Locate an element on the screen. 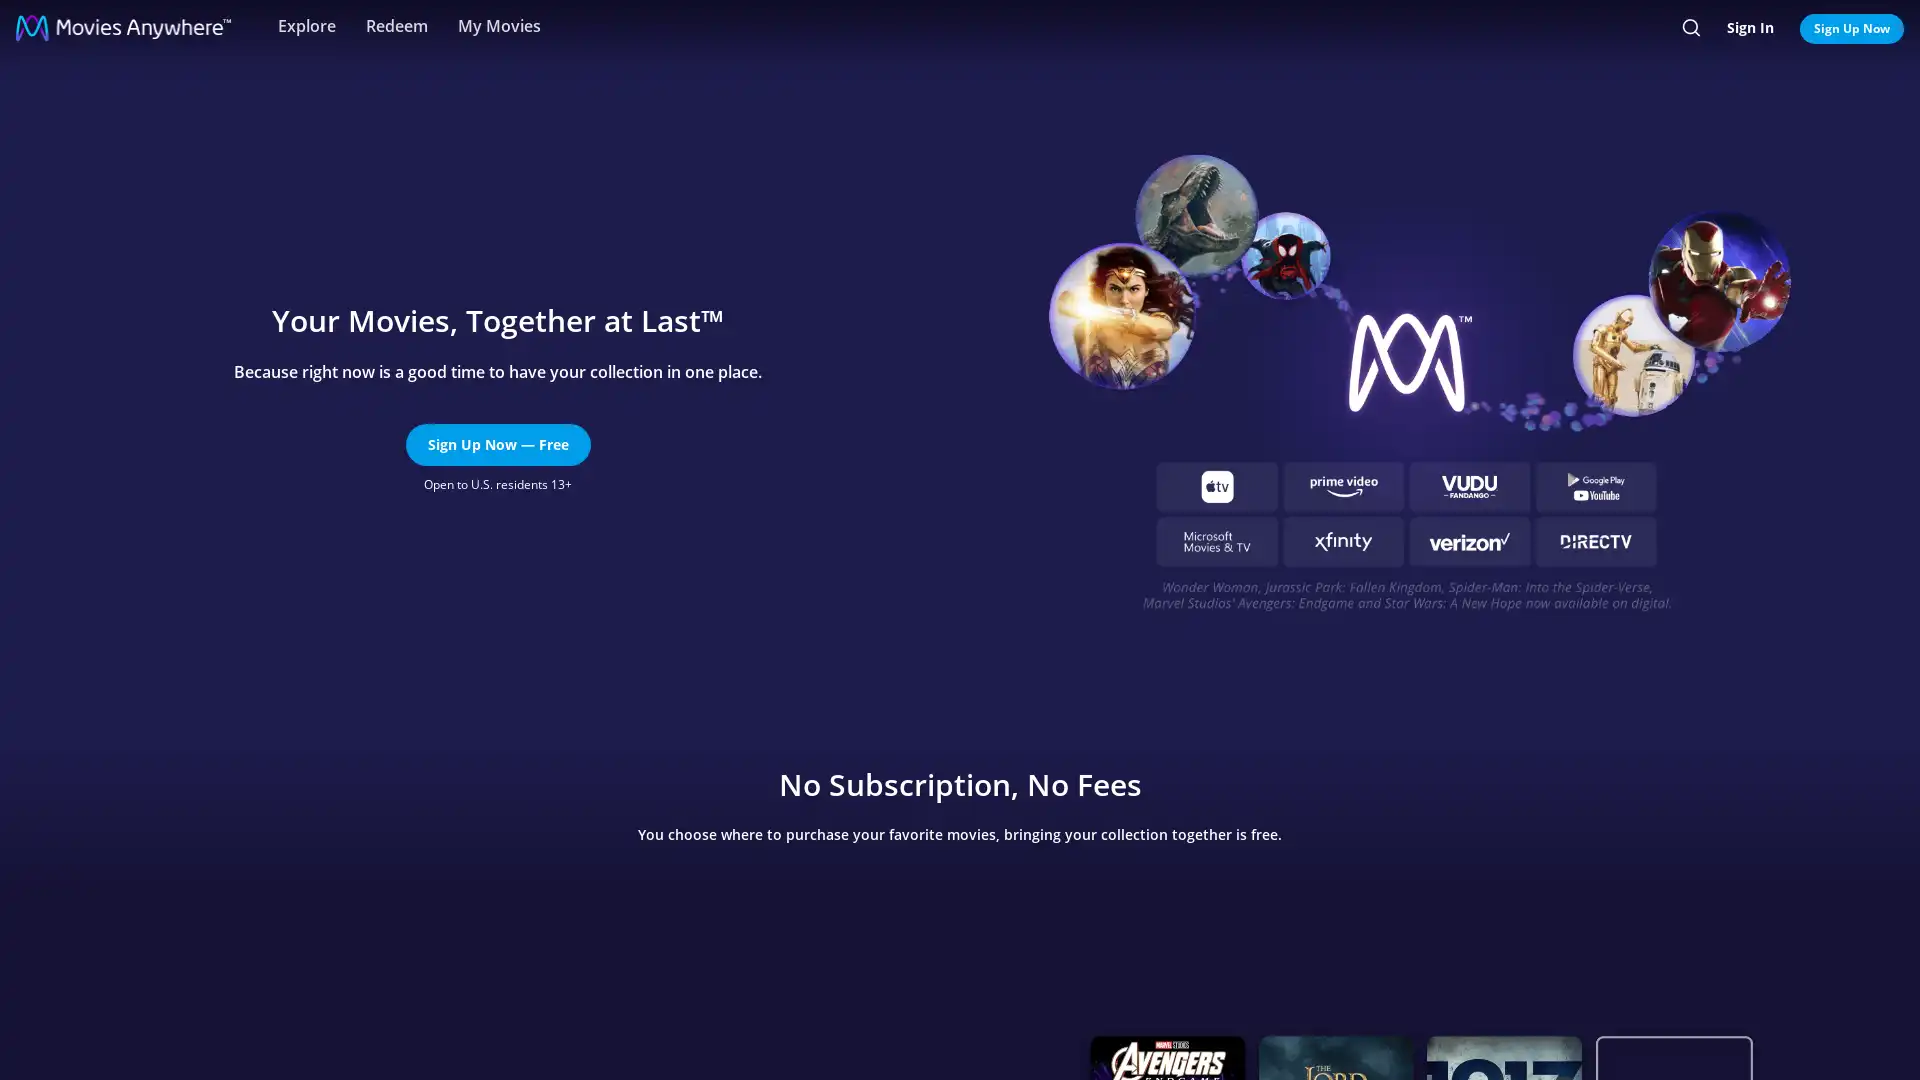  Search is located at coordinates (1690, 27).